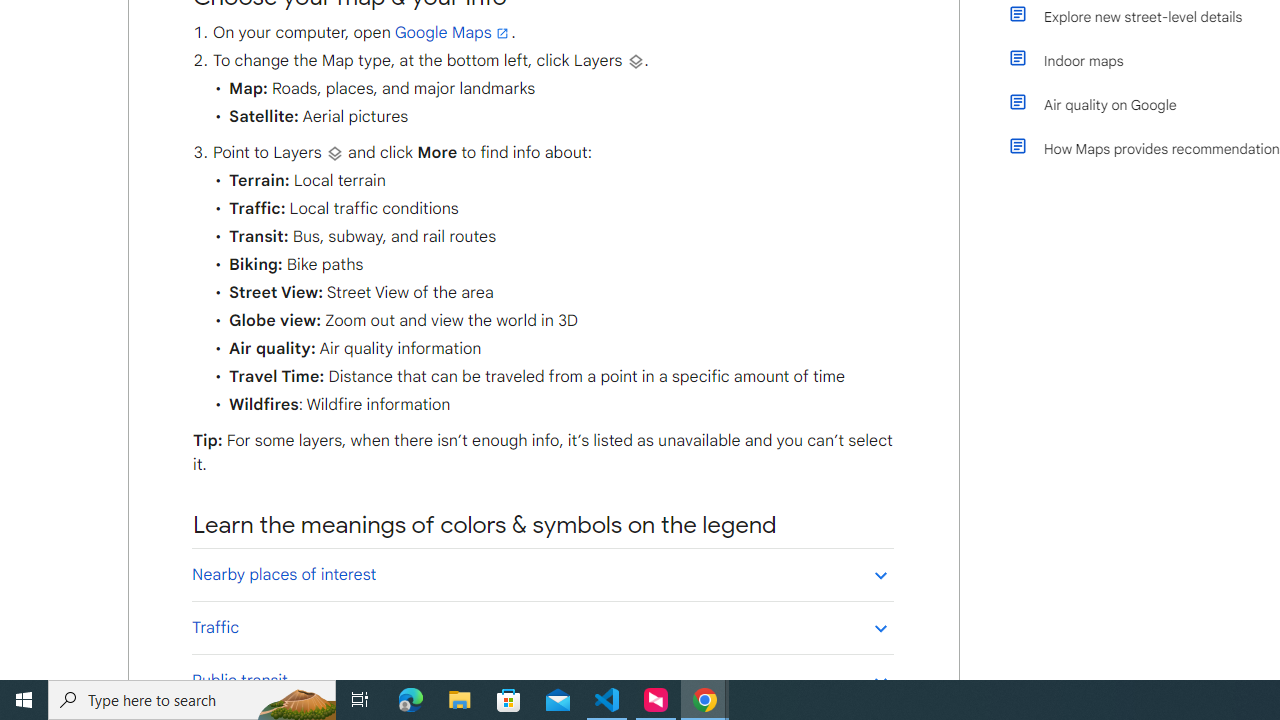 The image size is (1280, 720). Describe the element at coordinates (334, 152) in the screenshot. I see `'Layers'` at that location.